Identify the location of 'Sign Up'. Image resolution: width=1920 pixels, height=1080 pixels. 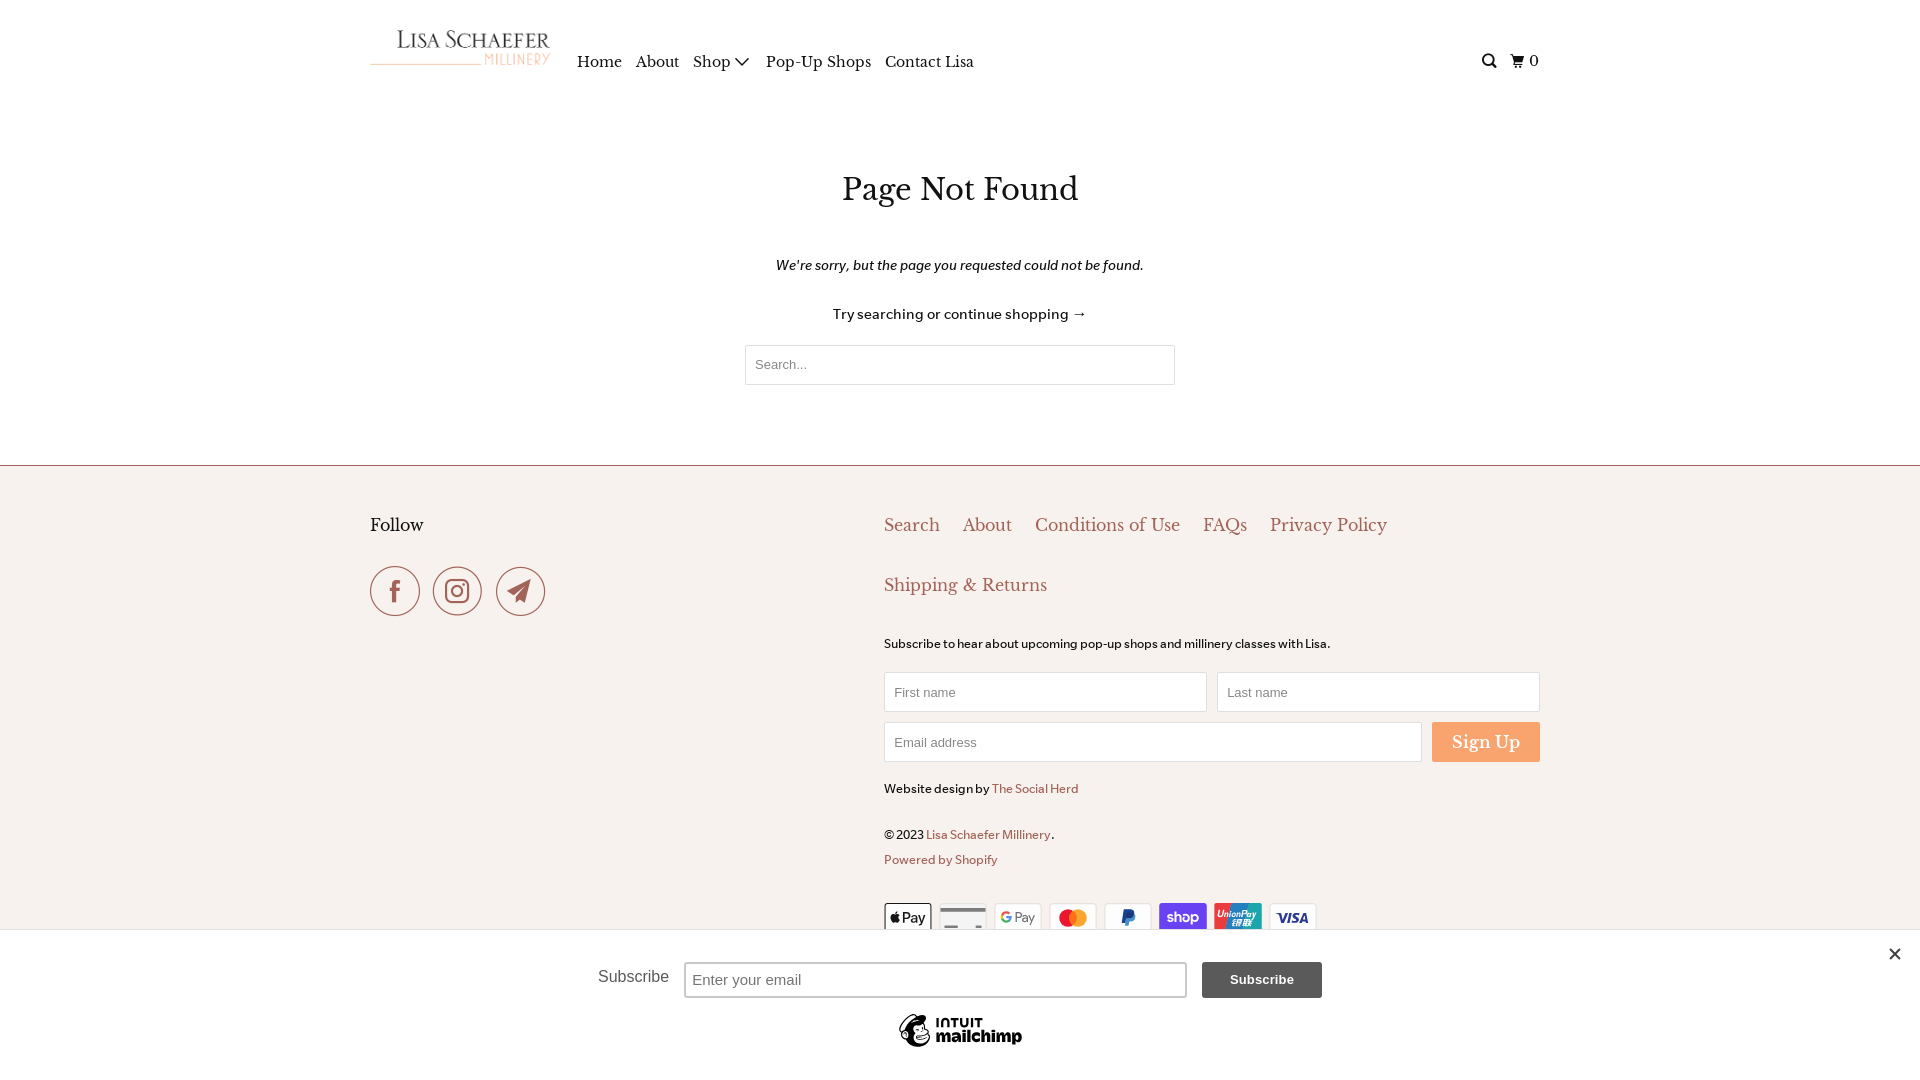
(1486, 741).